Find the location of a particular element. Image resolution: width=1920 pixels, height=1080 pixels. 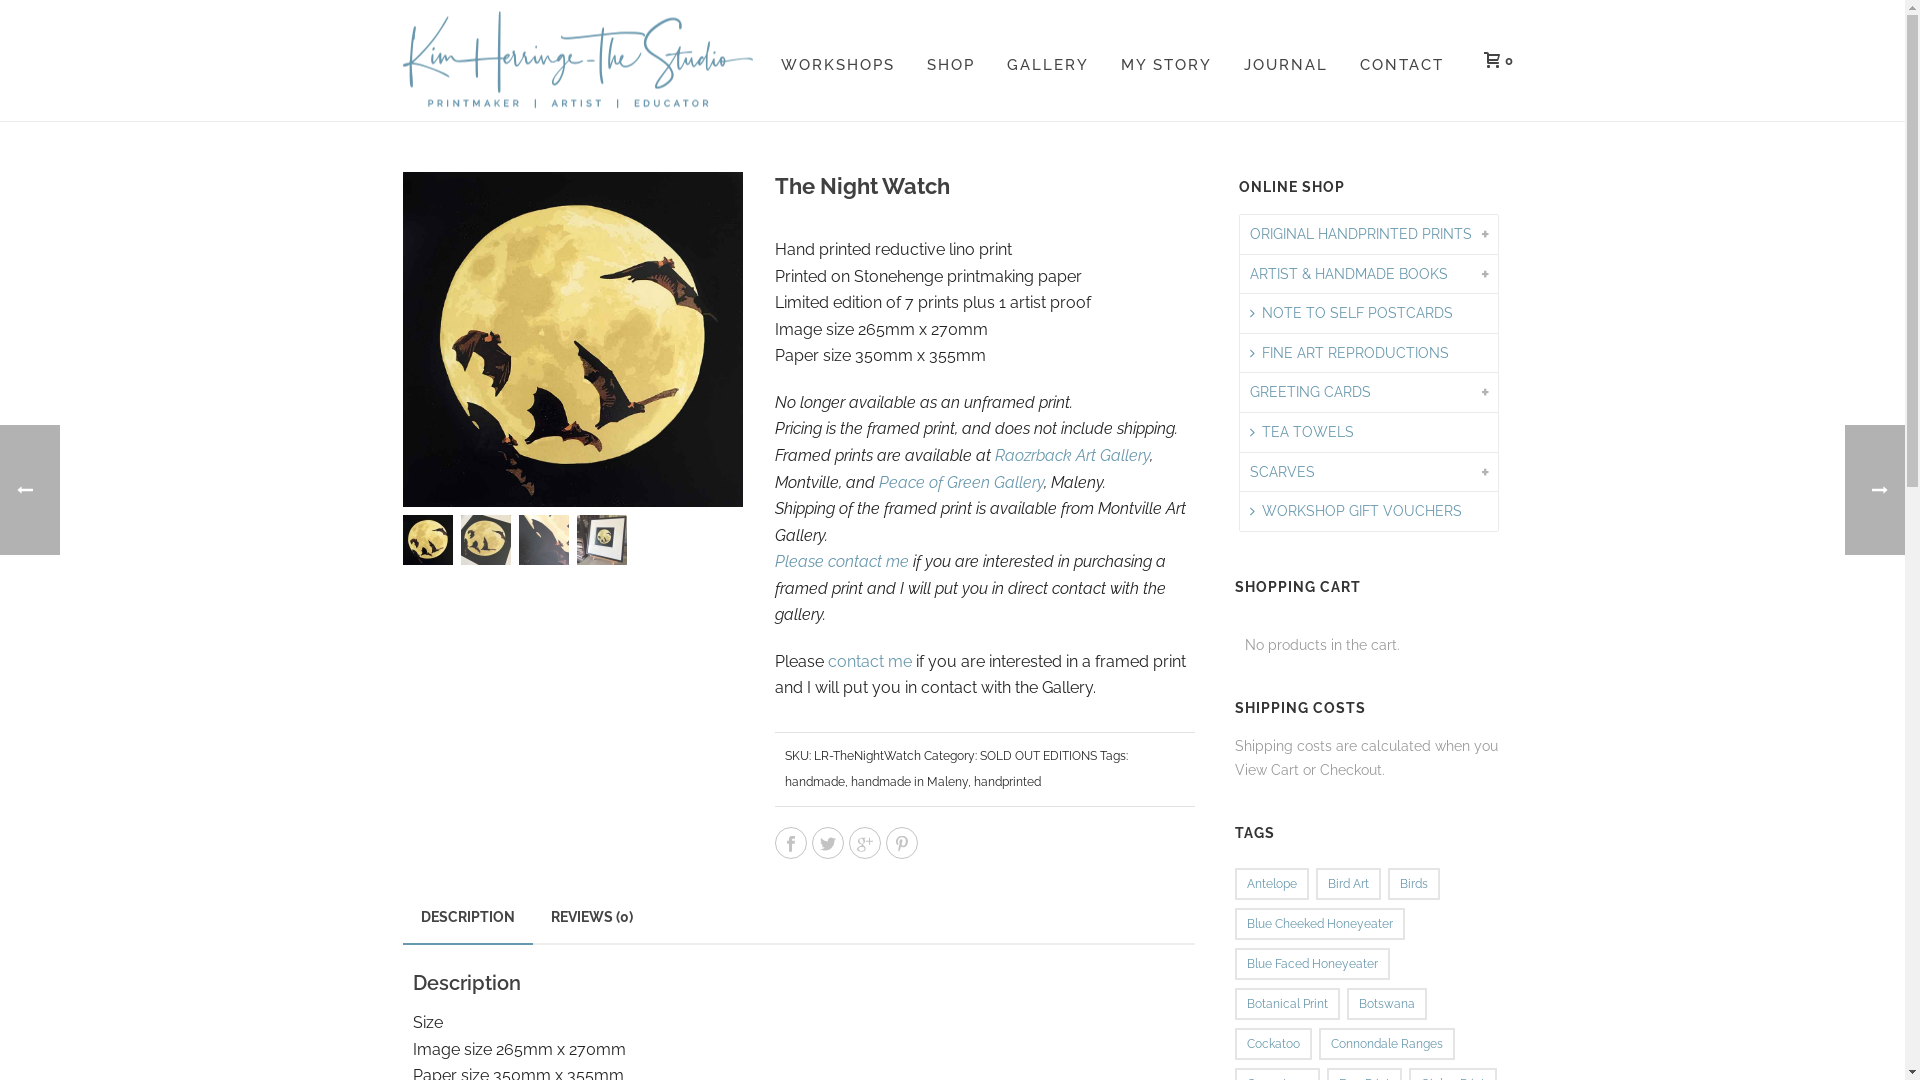

'handmade in Maleny' is located at coordinates (850, 781).